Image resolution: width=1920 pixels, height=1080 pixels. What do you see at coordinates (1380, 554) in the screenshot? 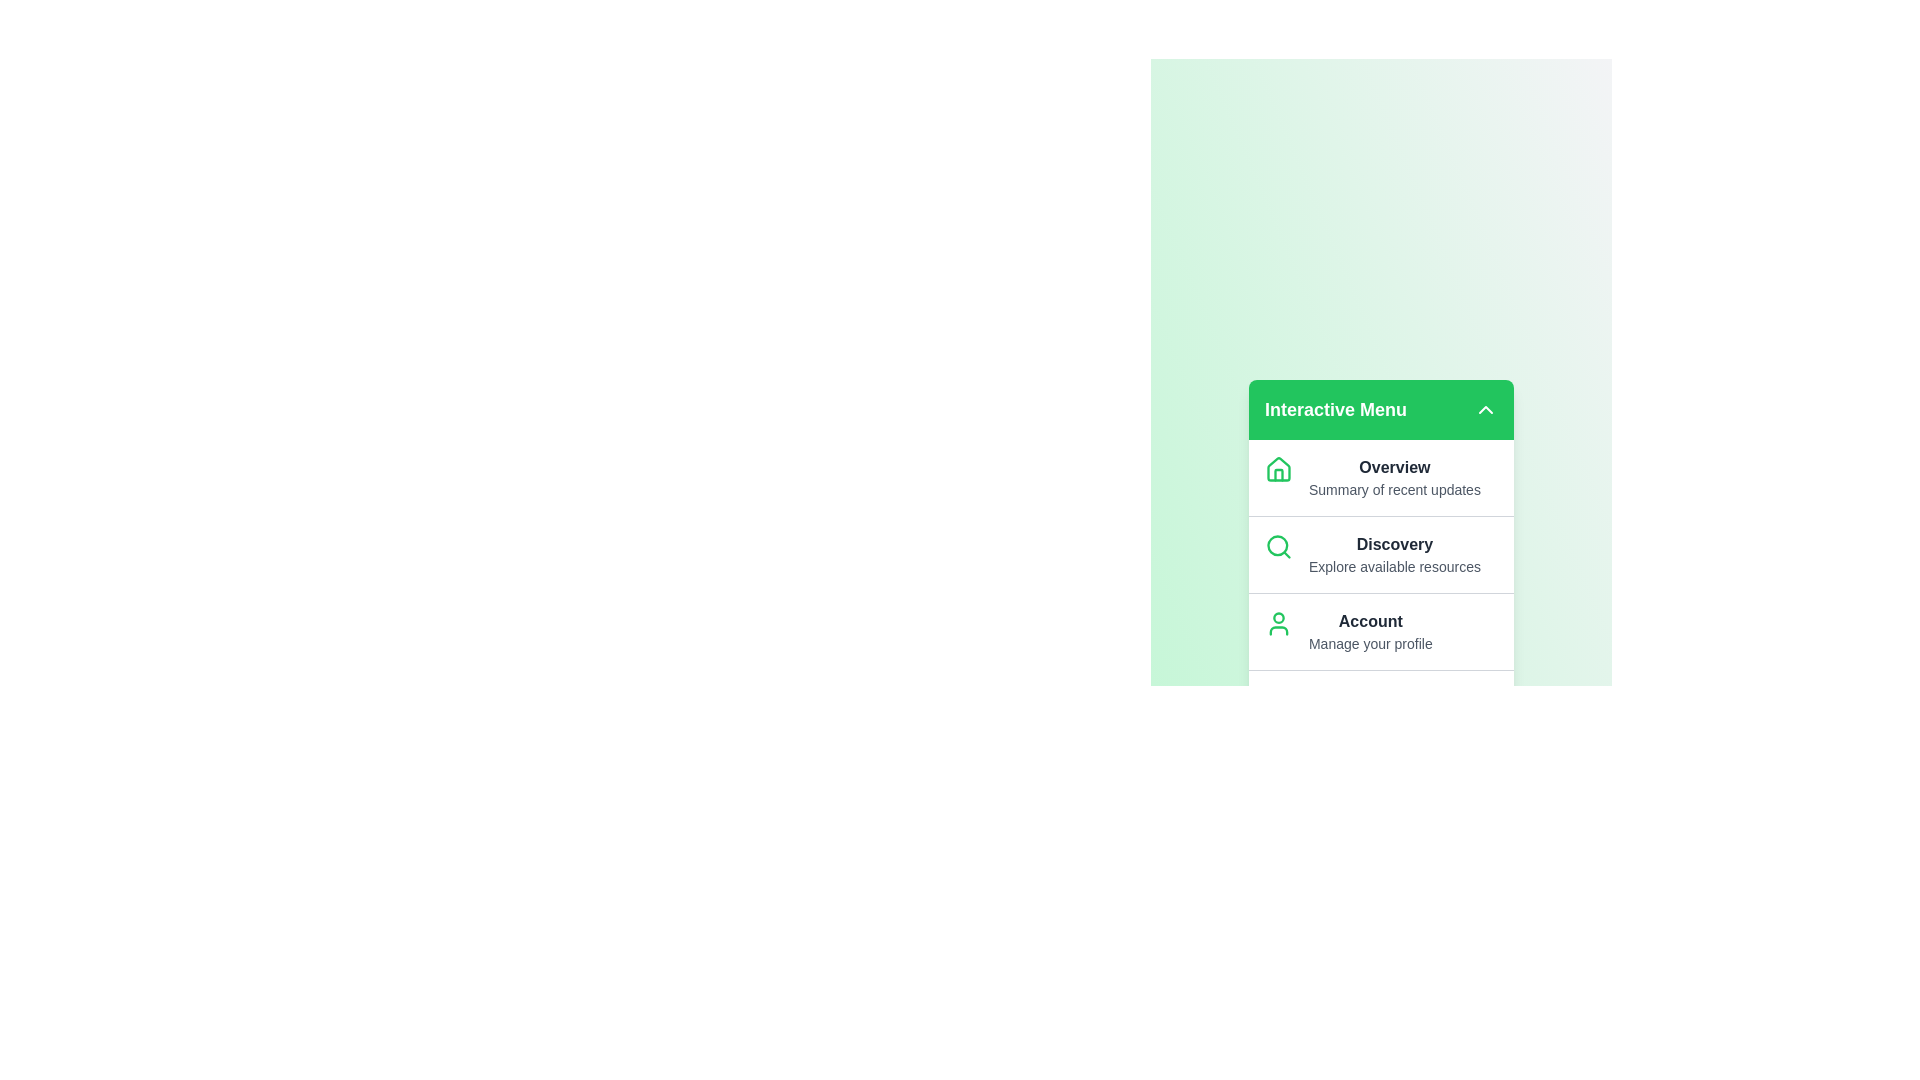
I see `the menu item labeled Discovery to view its hover effect` at bounding box center [1380, 554].